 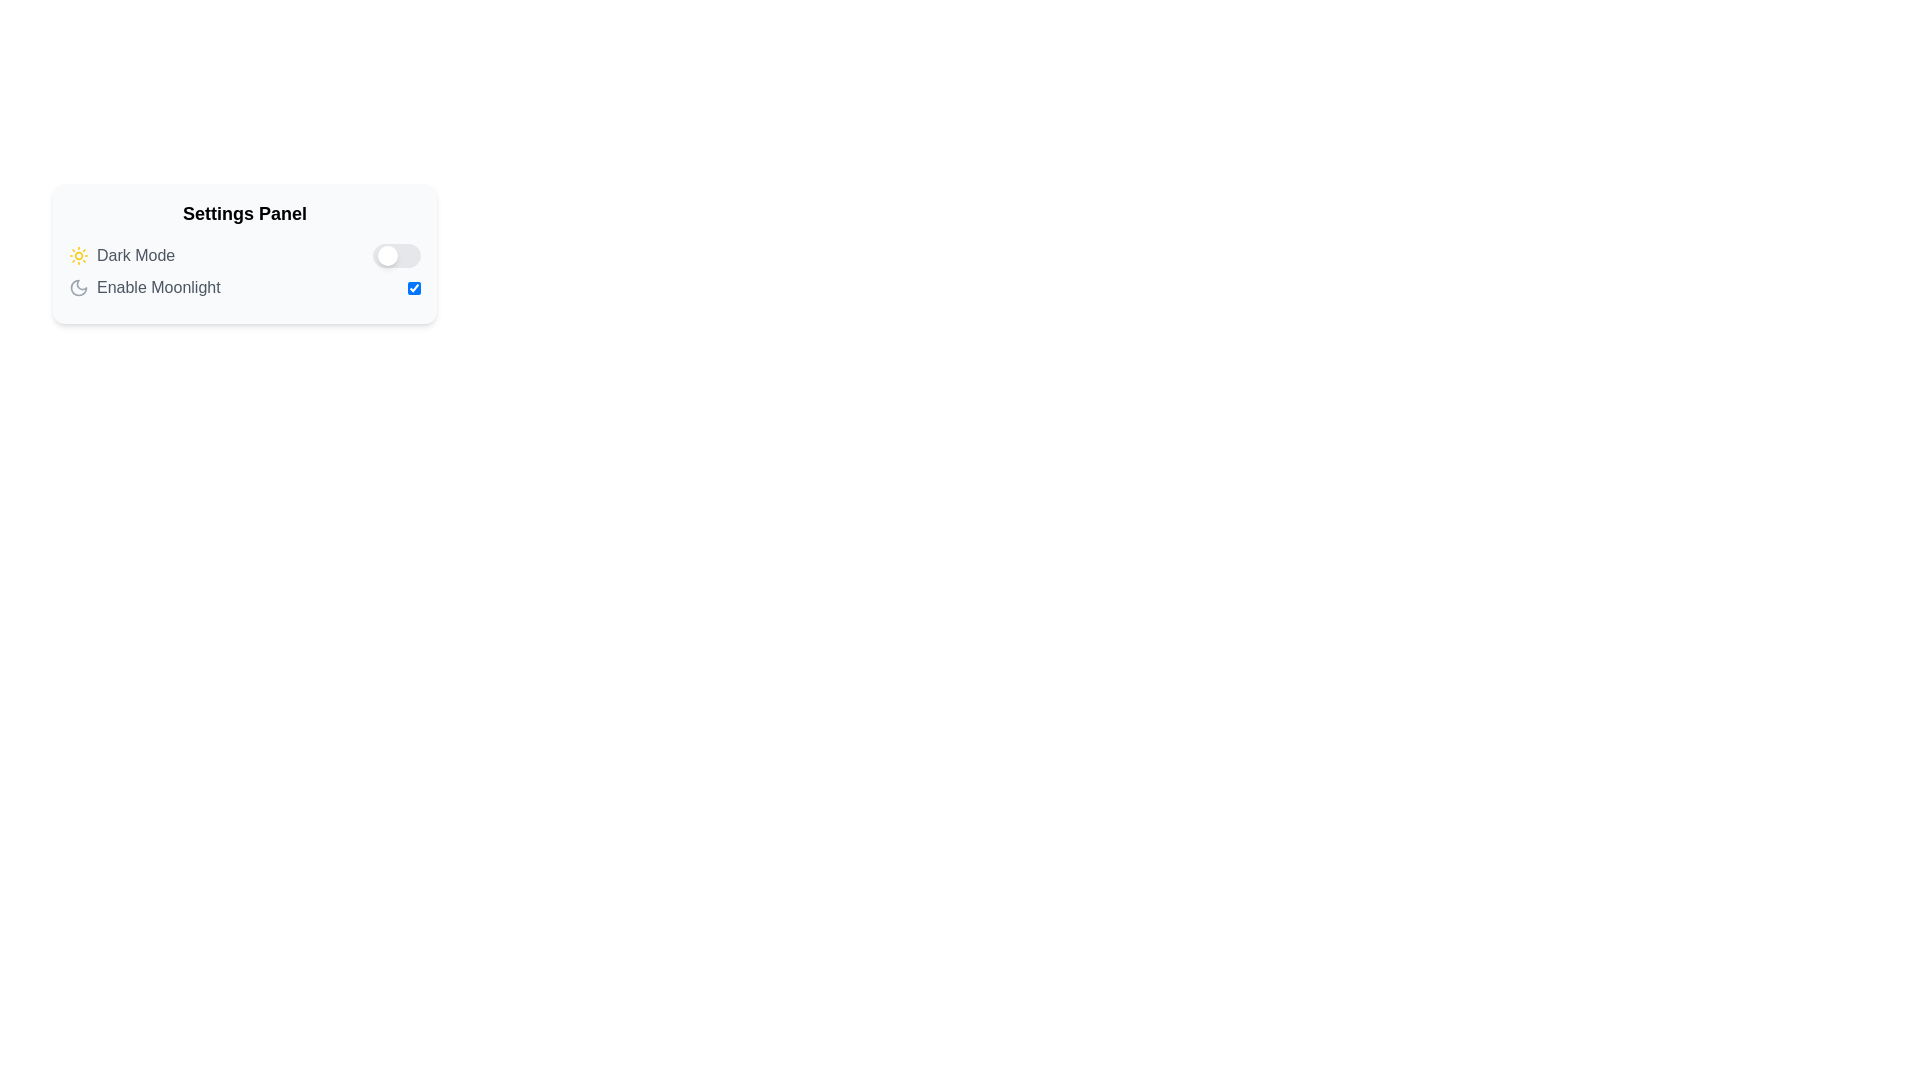 What do you see at coordinates (143, 288) in the screenshot?
I see `the 'Enable Moonlight' label with icon located below 'Dark Mode' in the 'Settings Panel', to the left of the checkbox` at bounding box center [143, 288].